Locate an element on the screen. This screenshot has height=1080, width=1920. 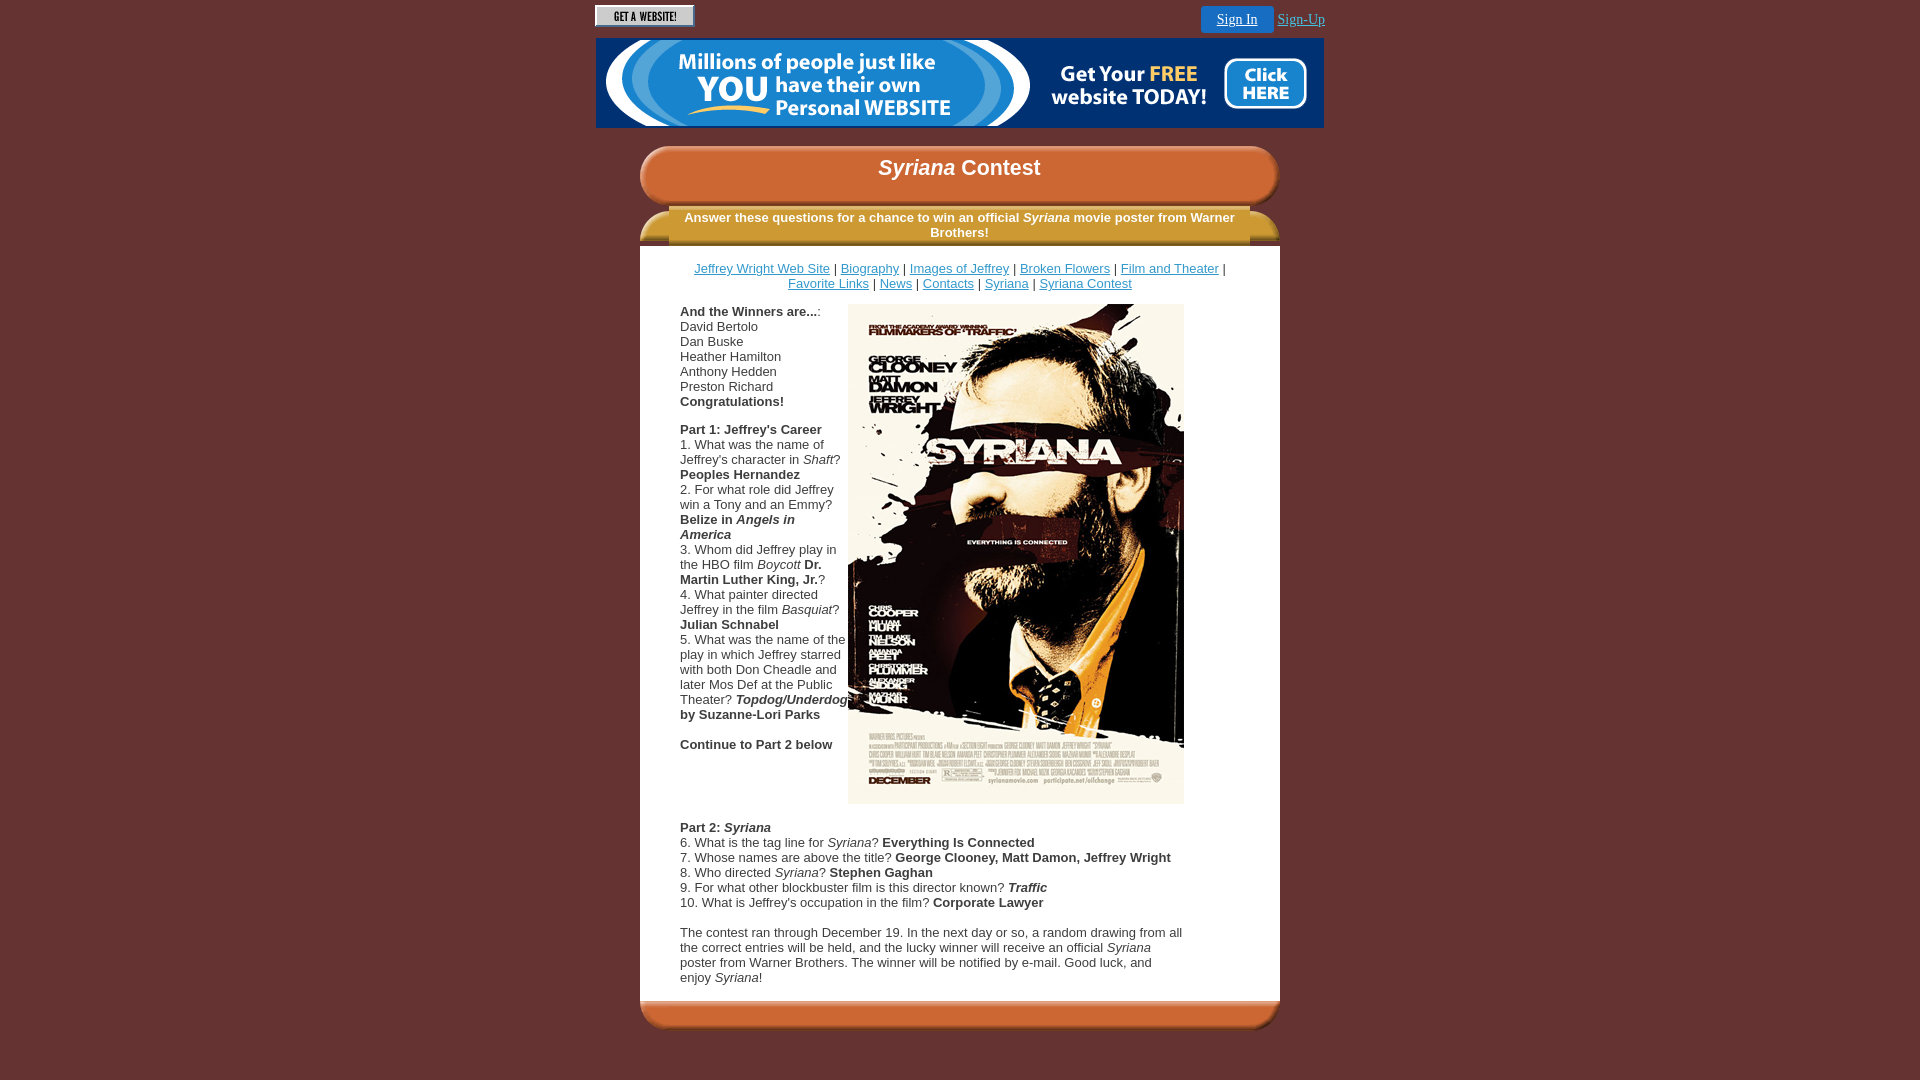
'News' is located at coordinates (879, 283).